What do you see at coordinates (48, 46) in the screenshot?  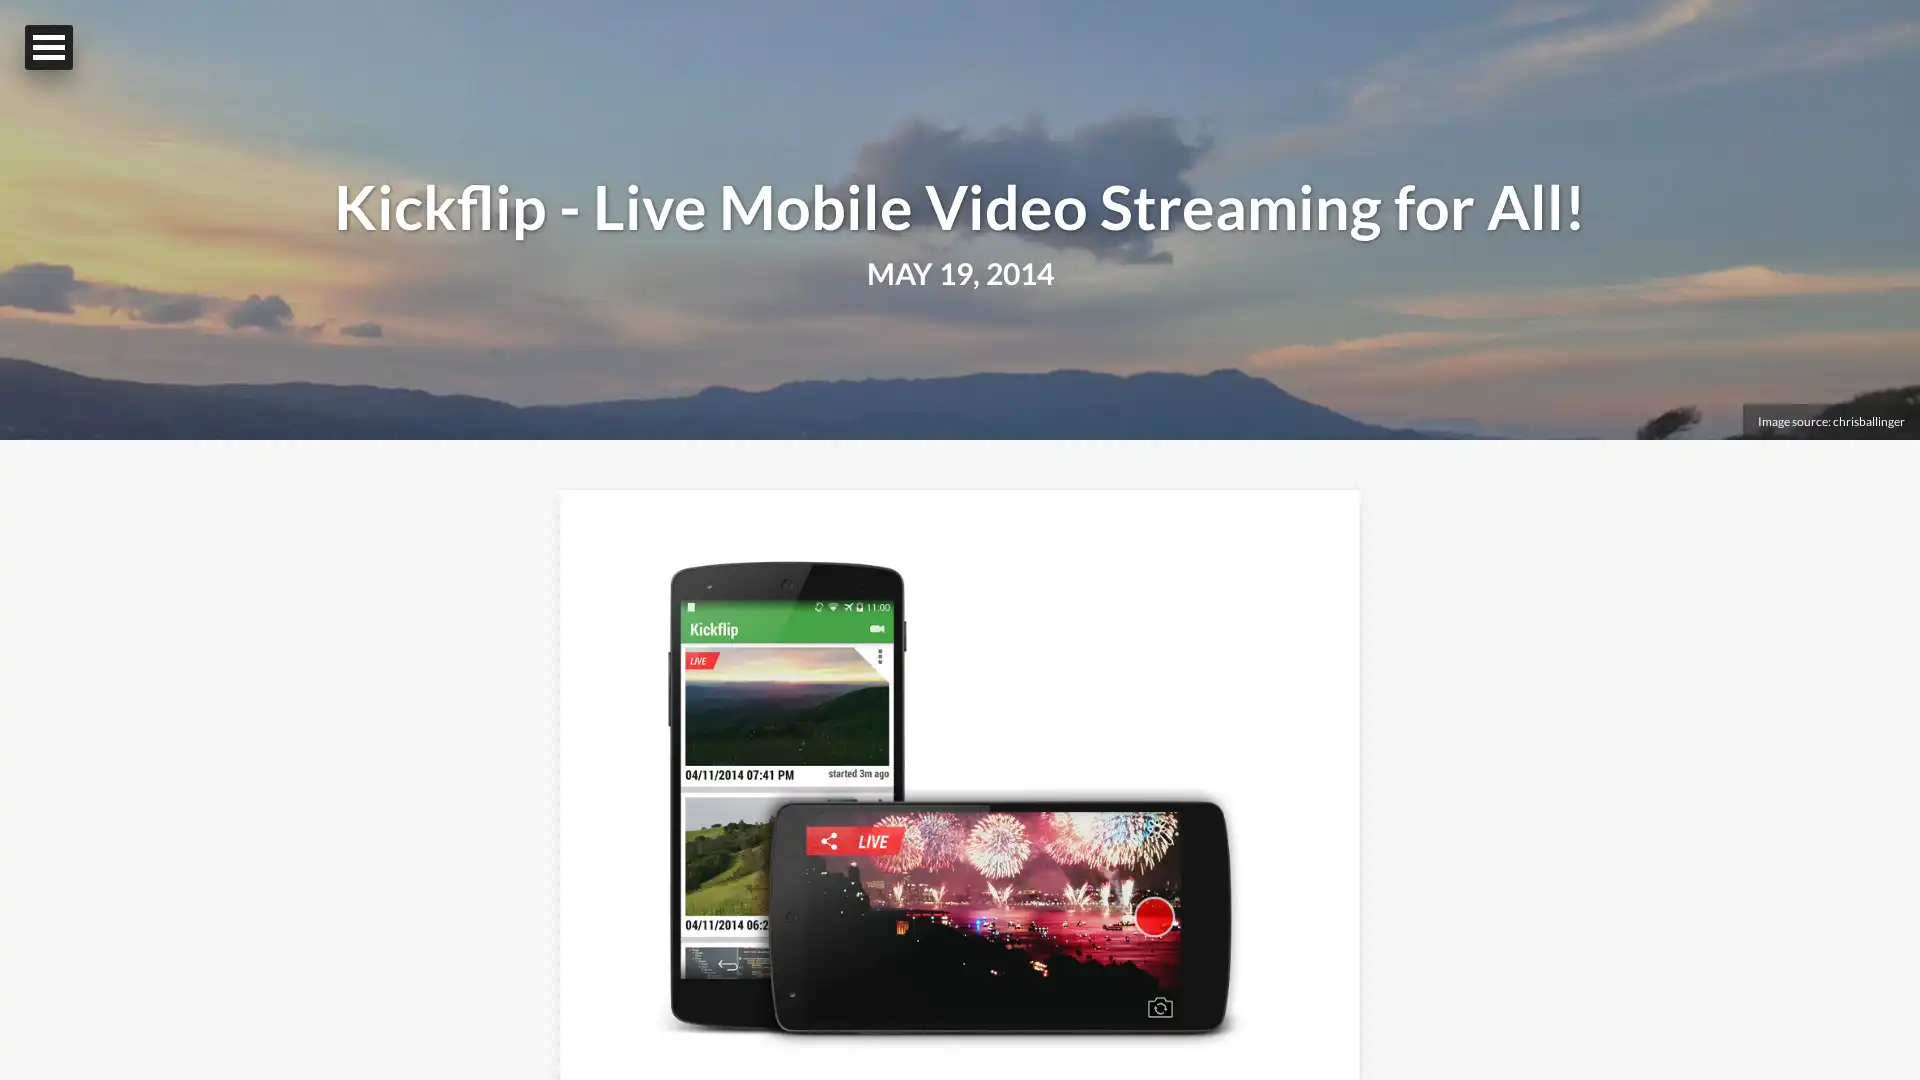 I see `Open Menu` at bounding box center [48, 46].